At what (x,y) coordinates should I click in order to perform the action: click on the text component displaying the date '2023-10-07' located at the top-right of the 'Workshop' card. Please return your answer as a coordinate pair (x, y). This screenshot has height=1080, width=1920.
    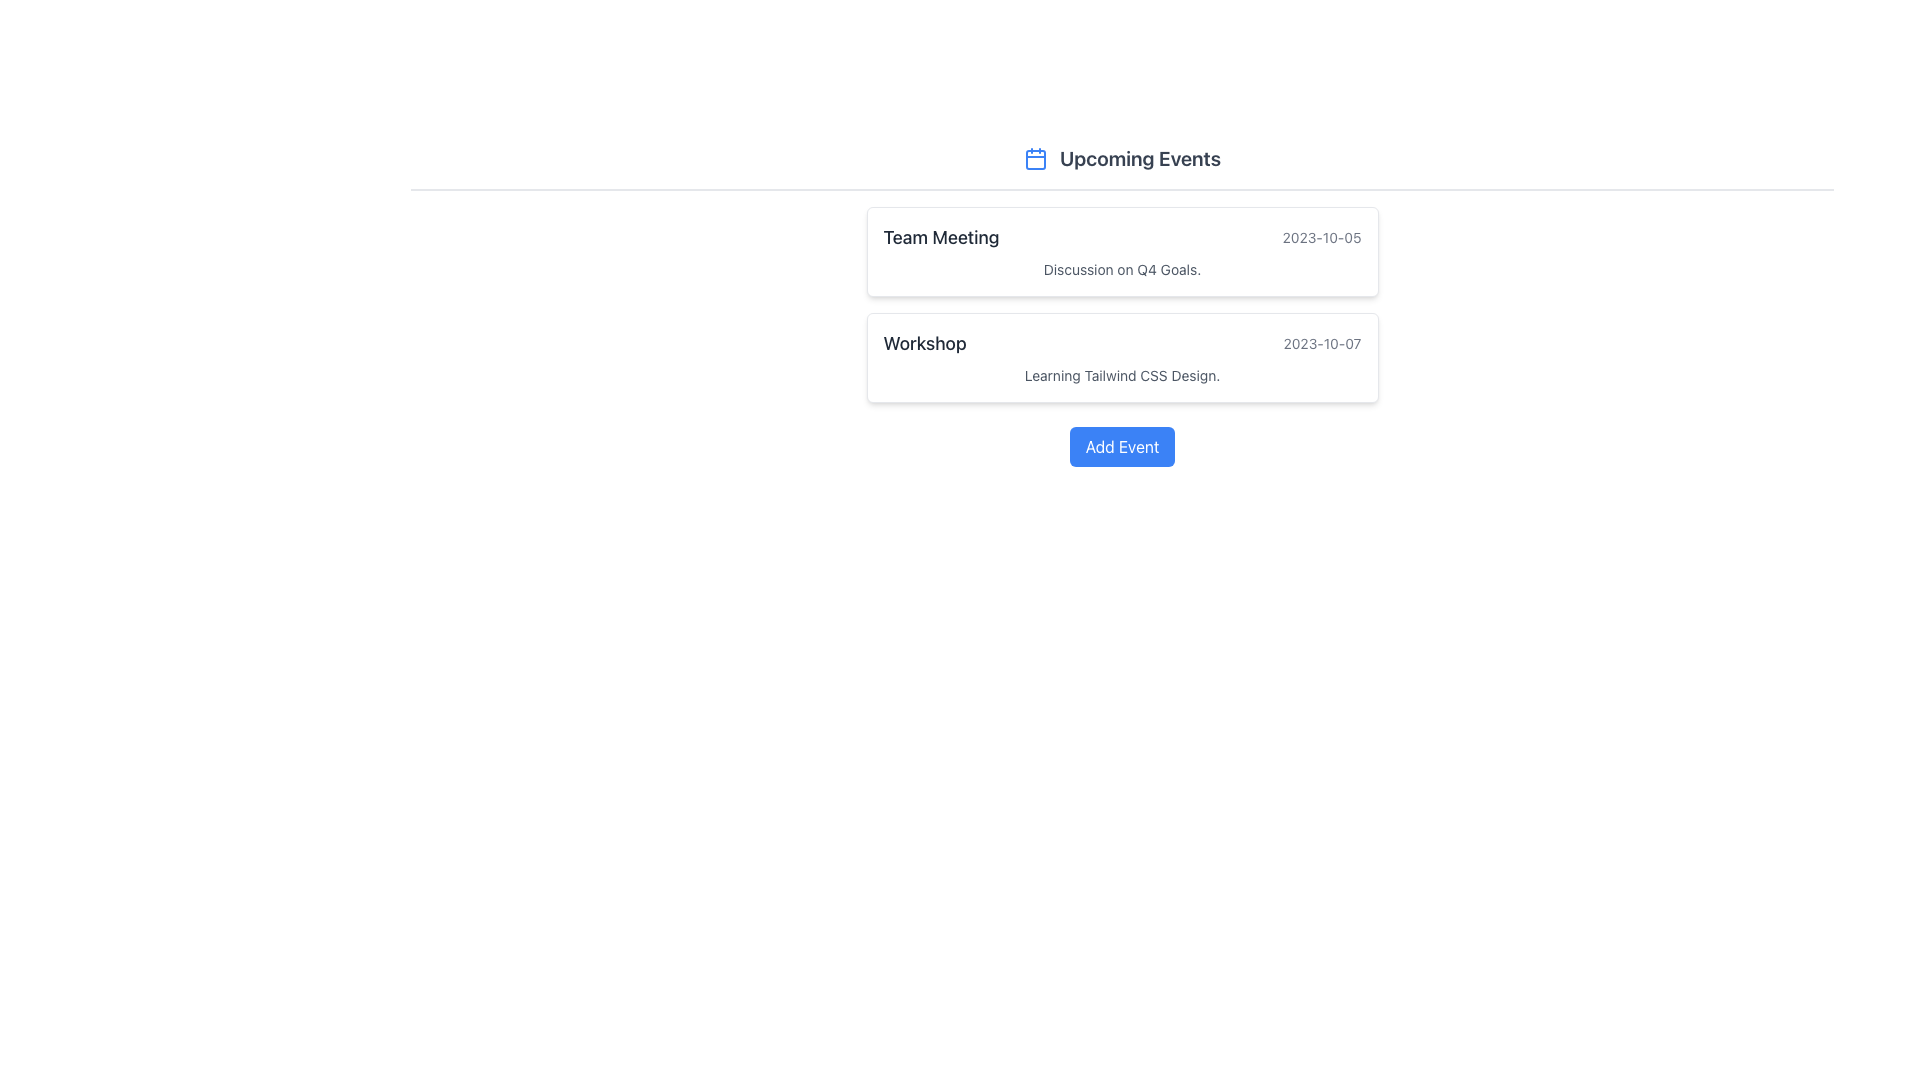
    Looking at the image, I should click on (1322, 342).